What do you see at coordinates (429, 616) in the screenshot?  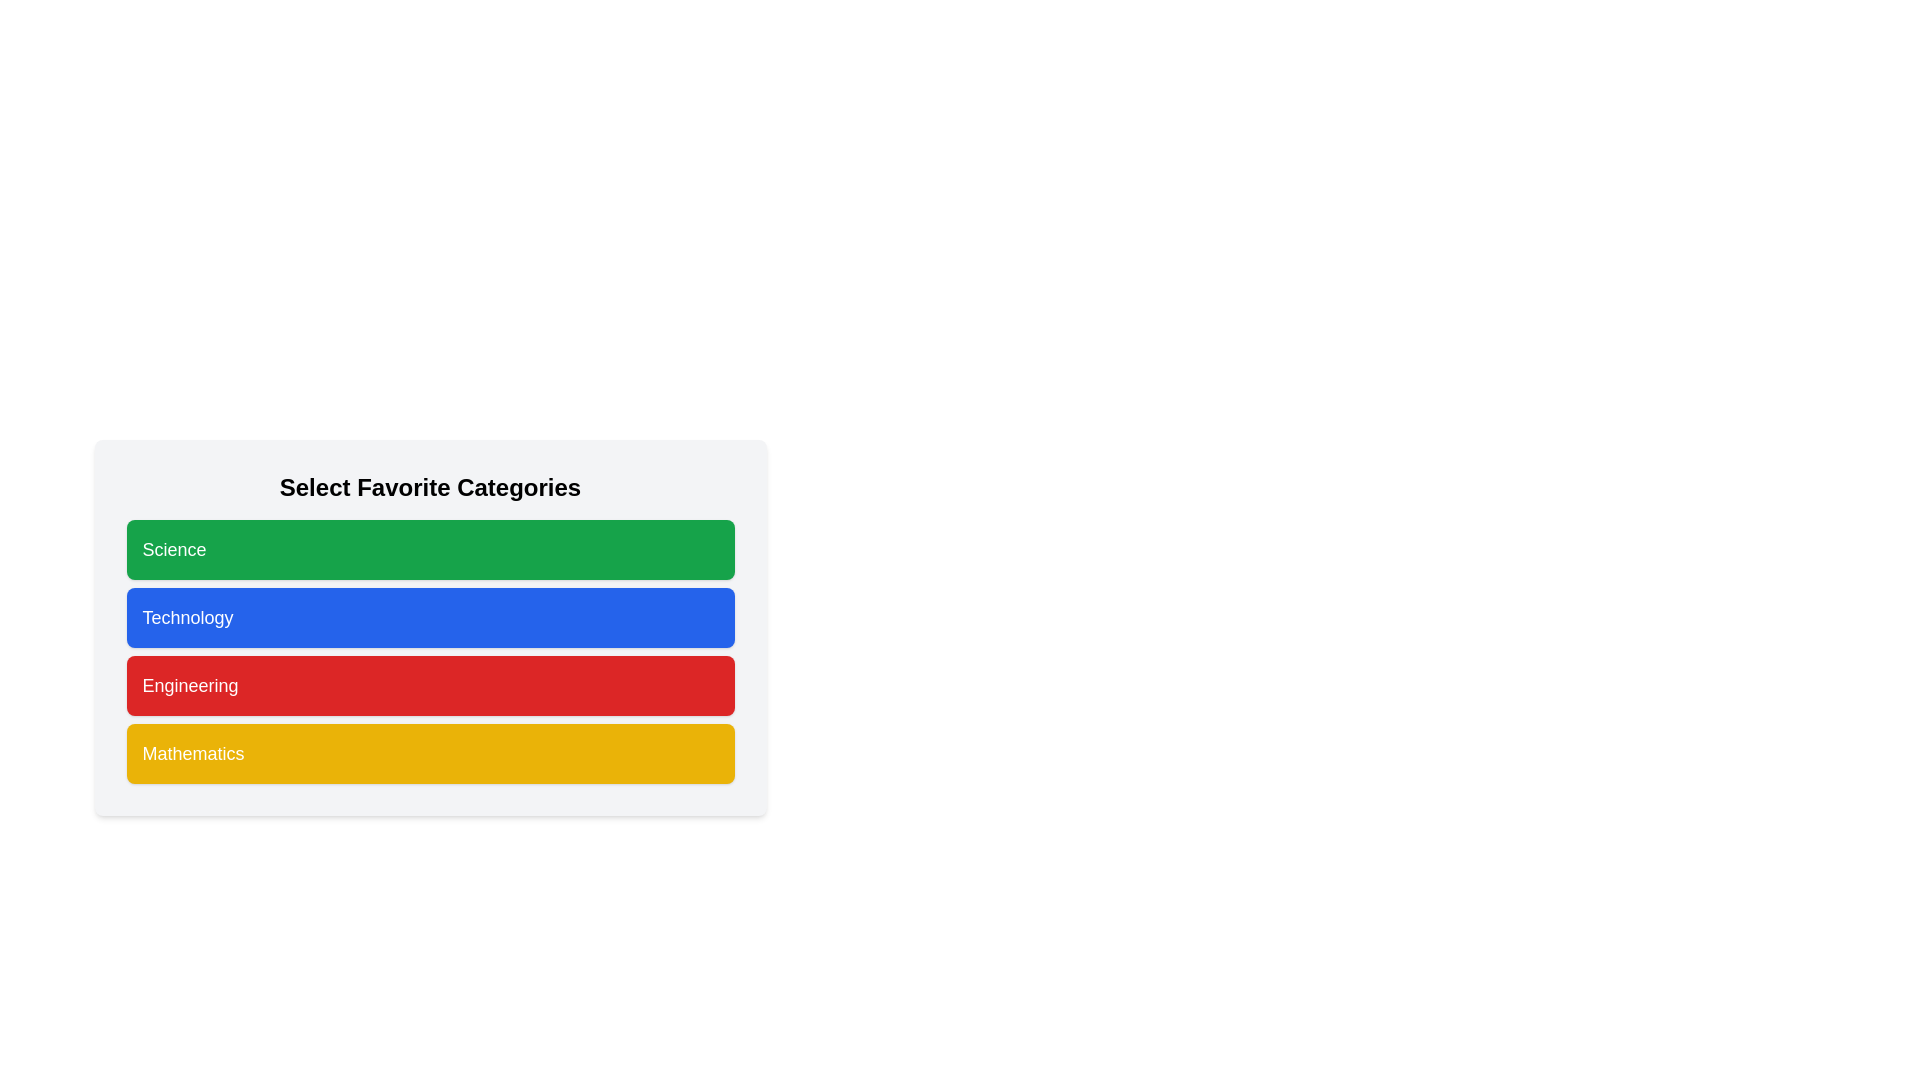 I see `the 'Technology' category button, which is the second button in a vertical list of four categories, located below 'Science' and above 'Engineering'` at bounding box center [429, 616].